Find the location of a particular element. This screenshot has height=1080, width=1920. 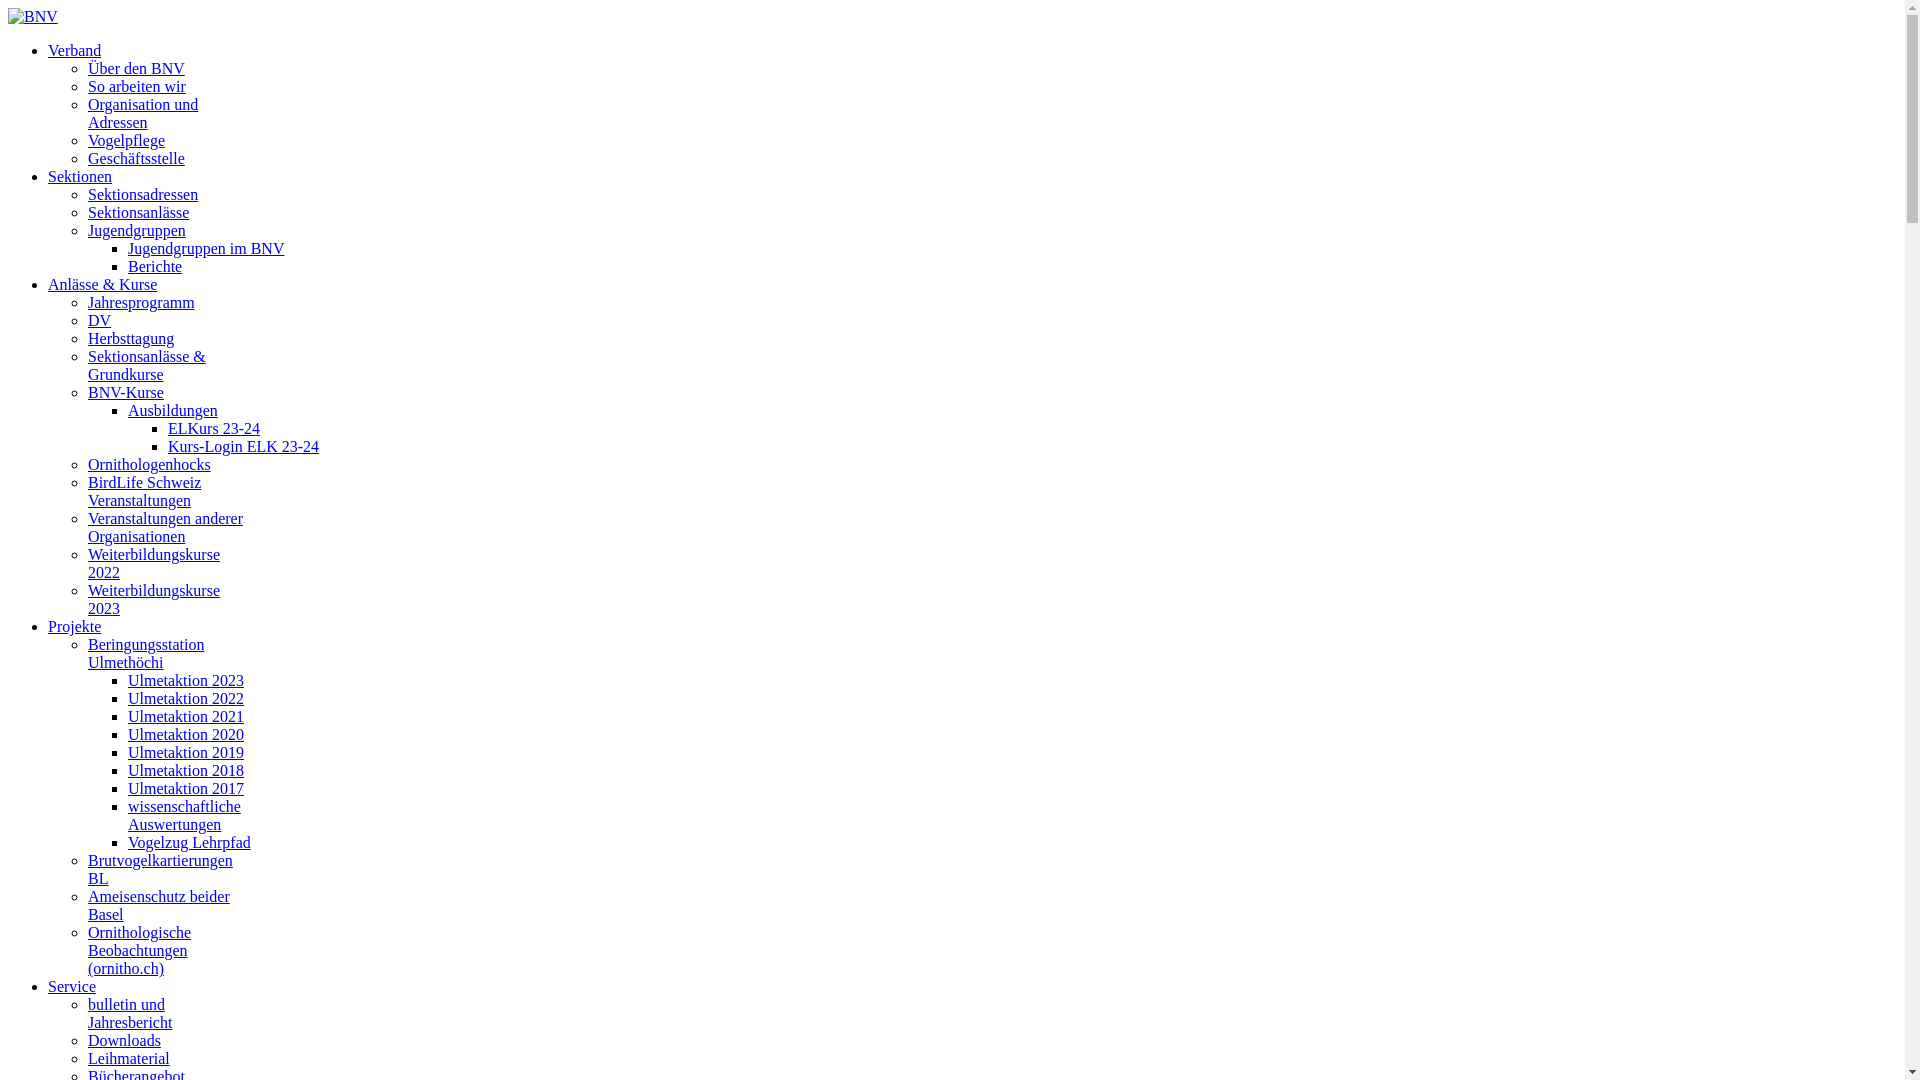

'Vogelpflege' is located at coordinates (125, 139).